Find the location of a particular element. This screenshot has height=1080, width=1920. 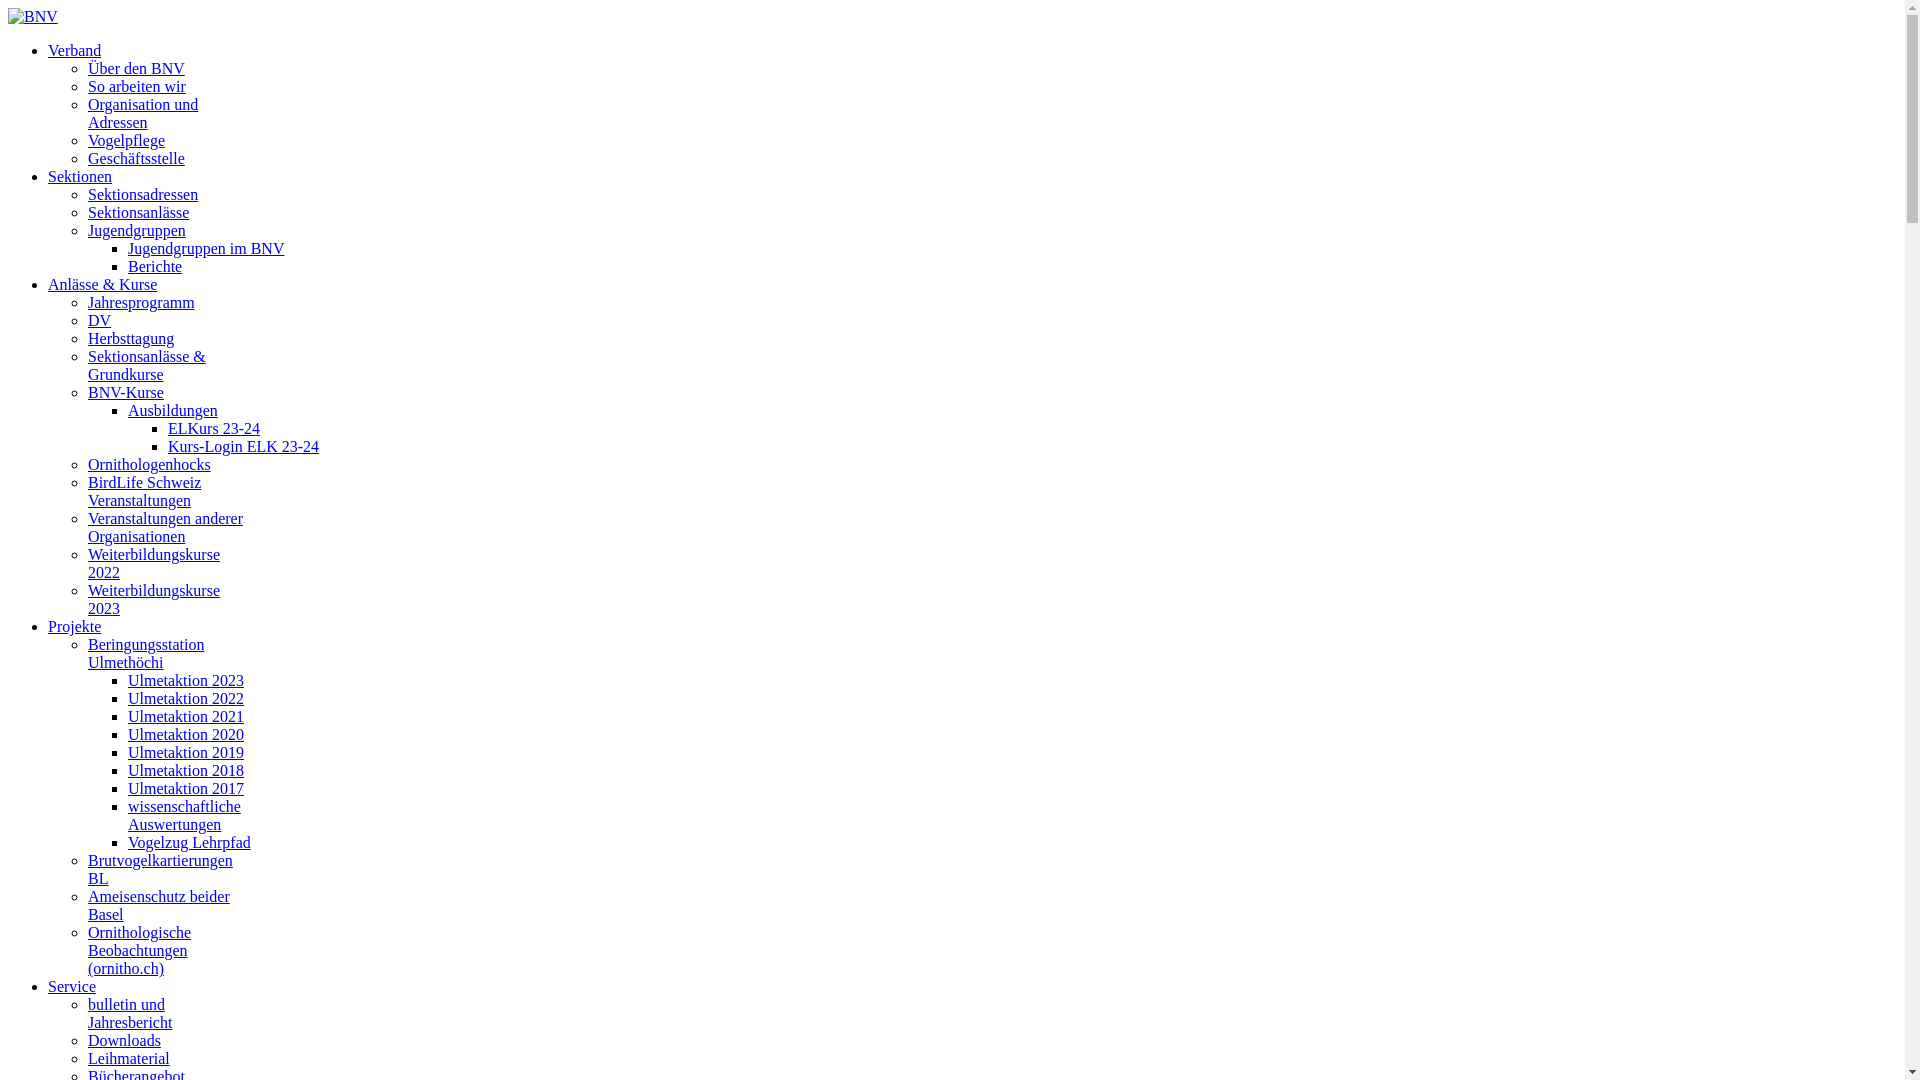

'Vogelpflege' is located at coordinates (125, 139).